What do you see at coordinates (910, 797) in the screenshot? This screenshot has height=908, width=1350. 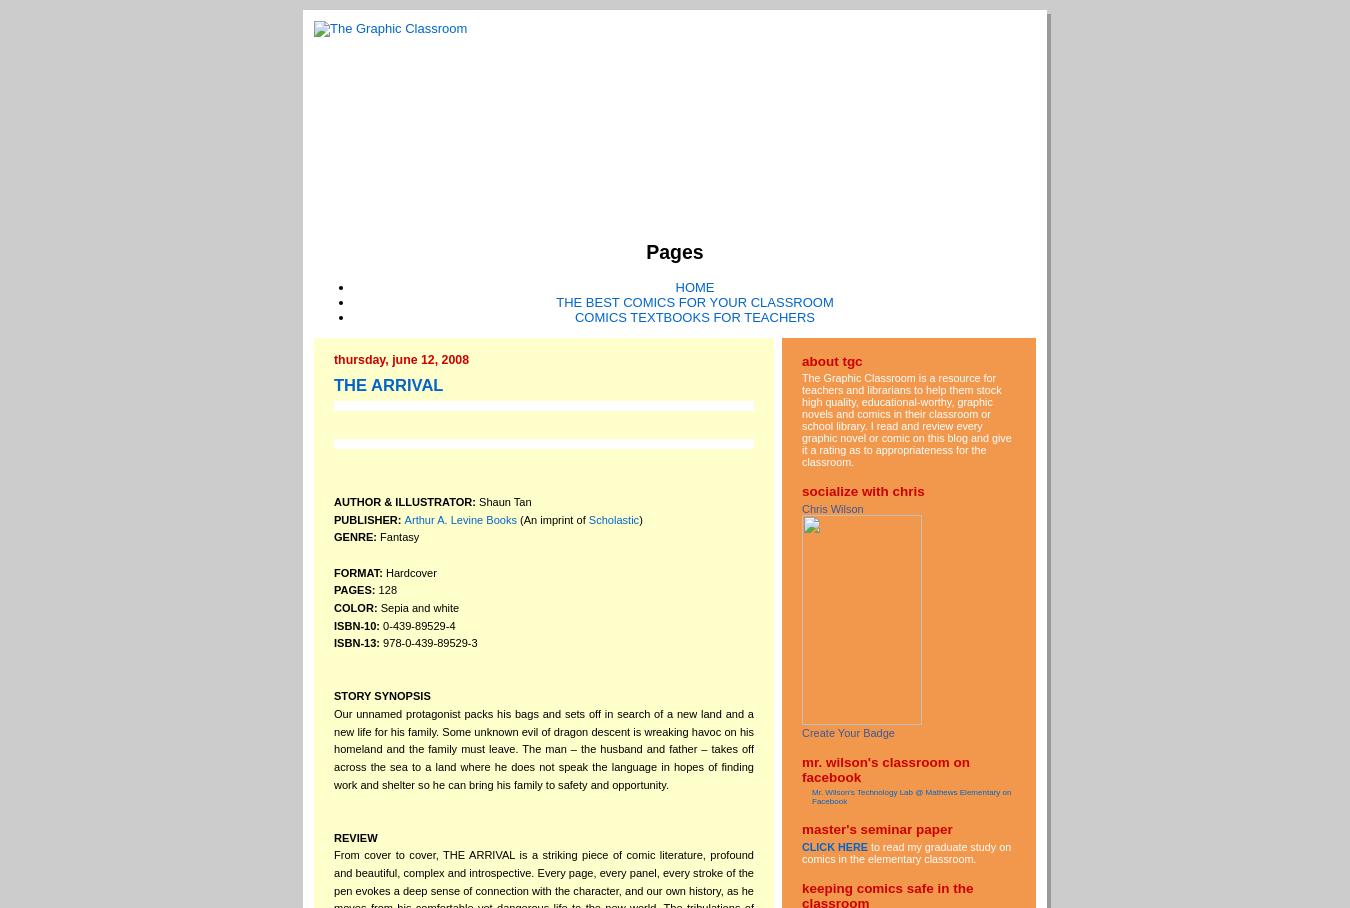 I see `'Mr. Wilson's Technology Lab @ Mathews Elementary on Facebook'` at bounding box center [910, 797].